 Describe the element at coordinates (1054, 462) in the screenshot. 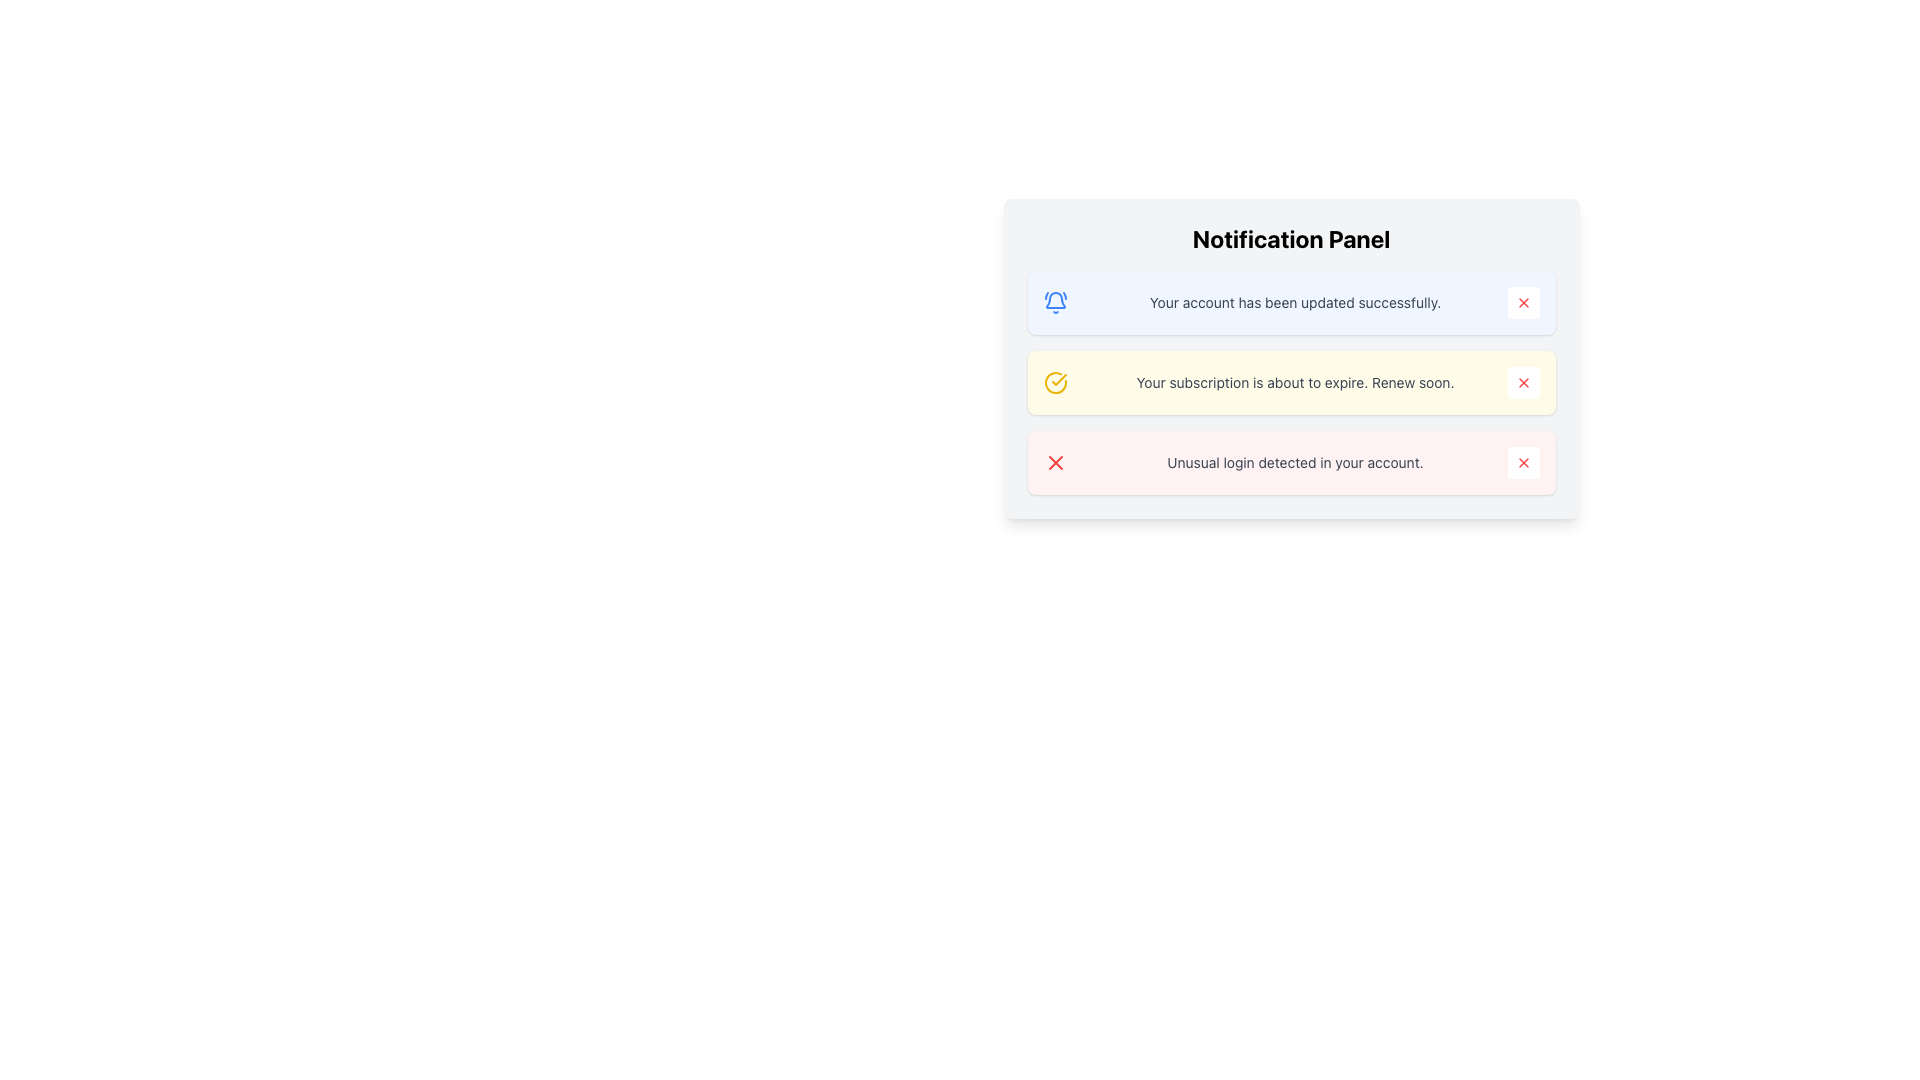

I see `the graphical close icon button located in the third row of the notification panel` at that location.